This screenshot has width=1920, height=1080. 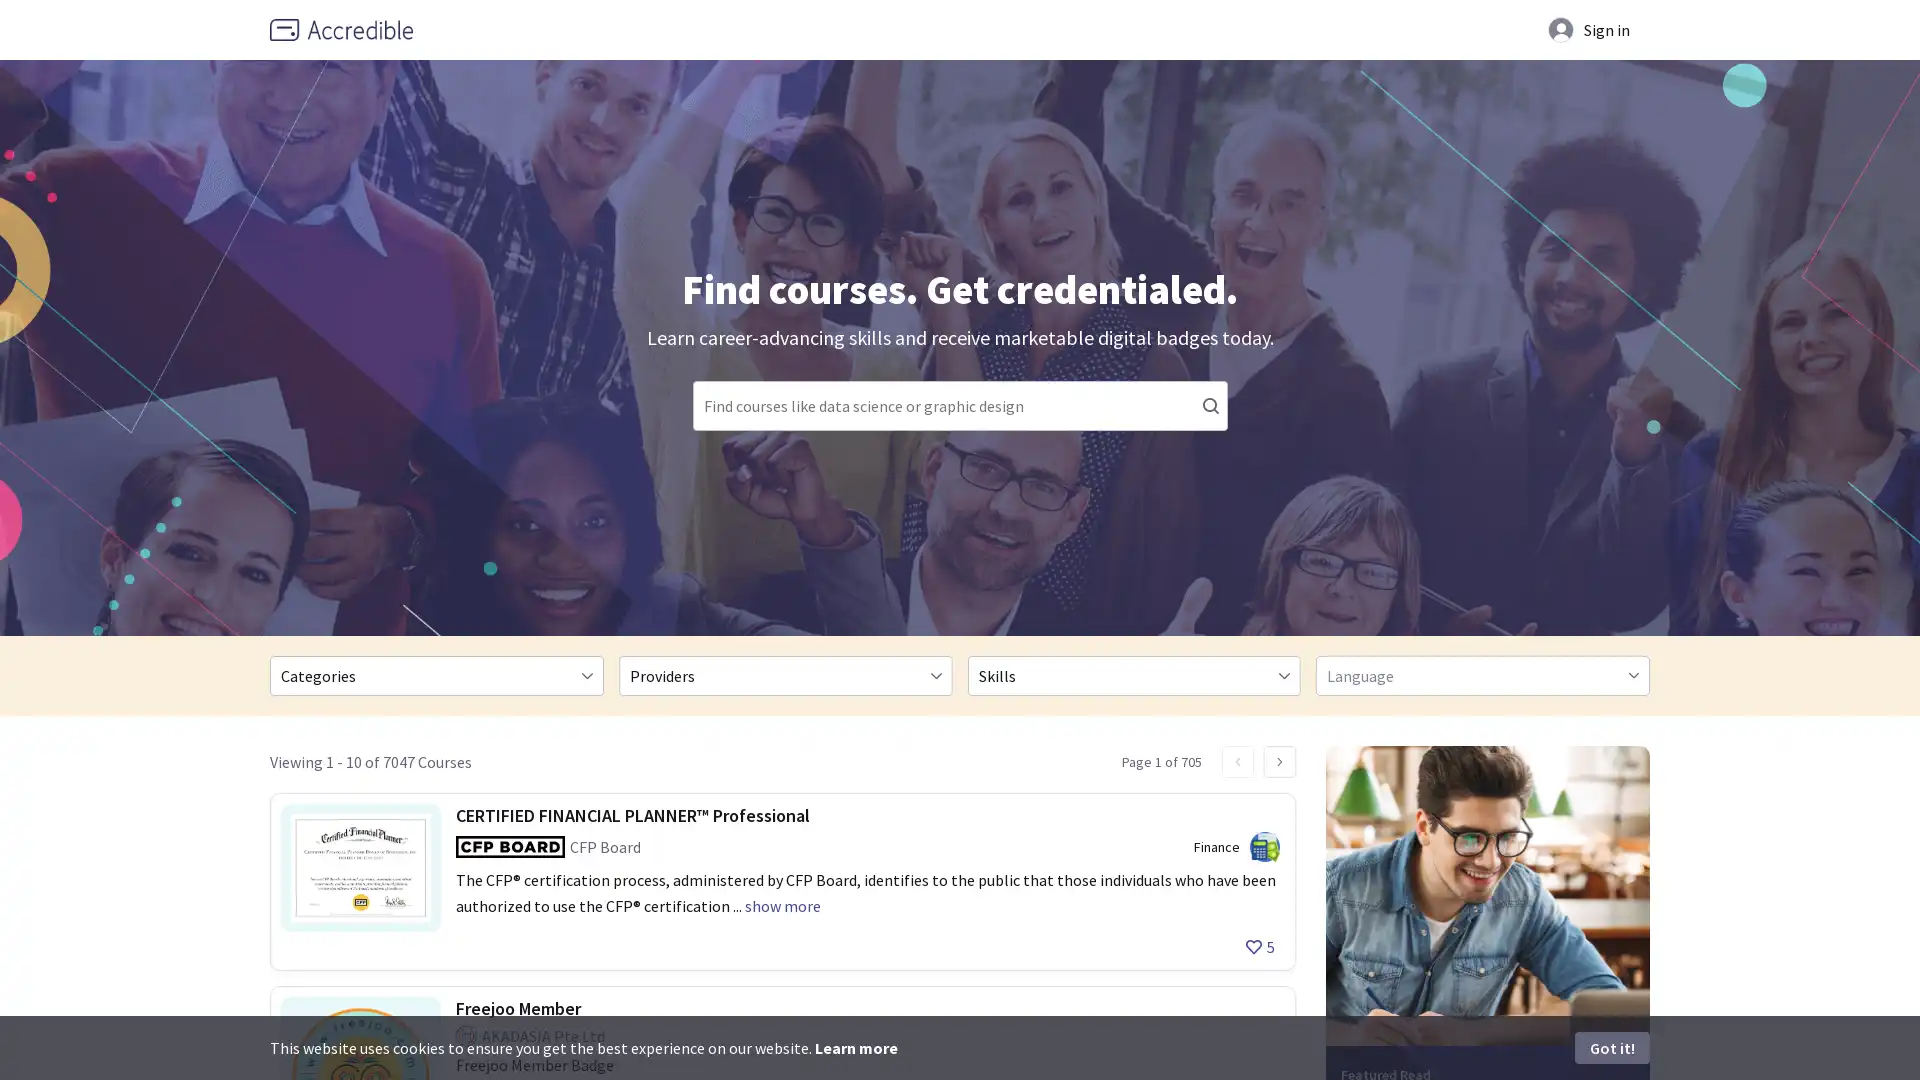 I want to click on show more, so click(x=781, y=906).